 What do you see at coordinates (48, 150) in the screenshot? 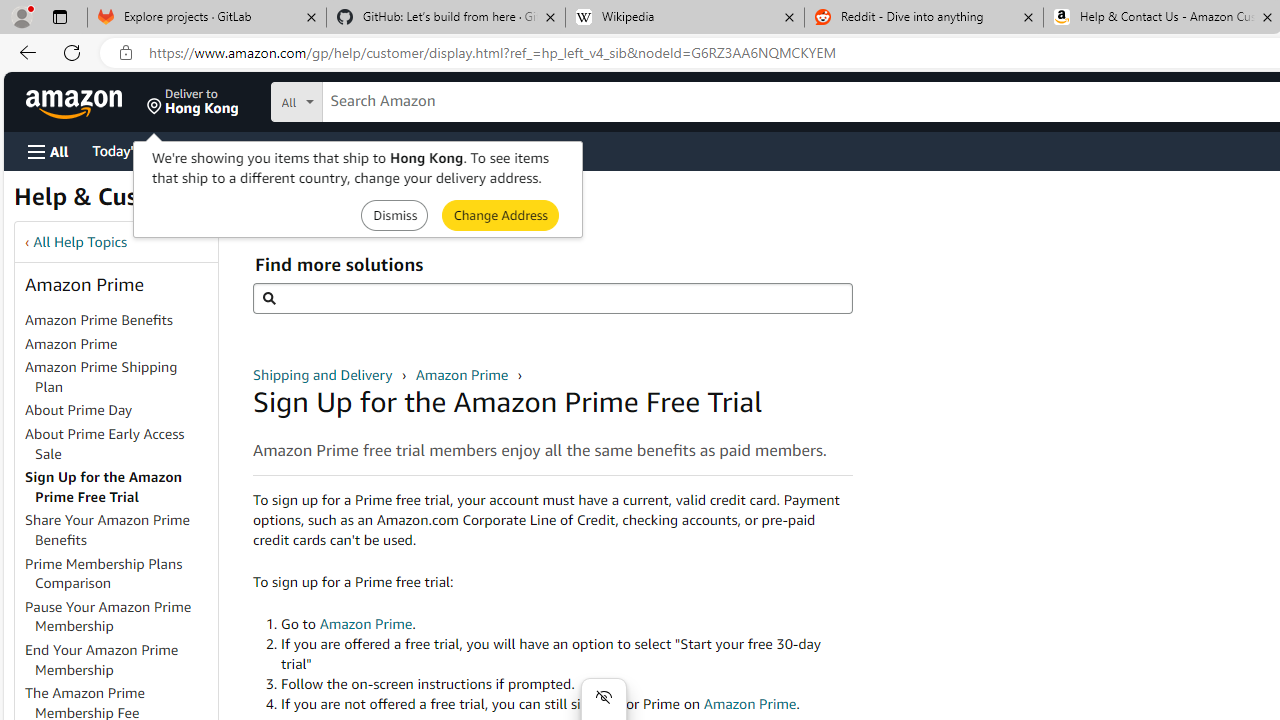
I see `'Open Menu'` at bounding box center [48, 150].